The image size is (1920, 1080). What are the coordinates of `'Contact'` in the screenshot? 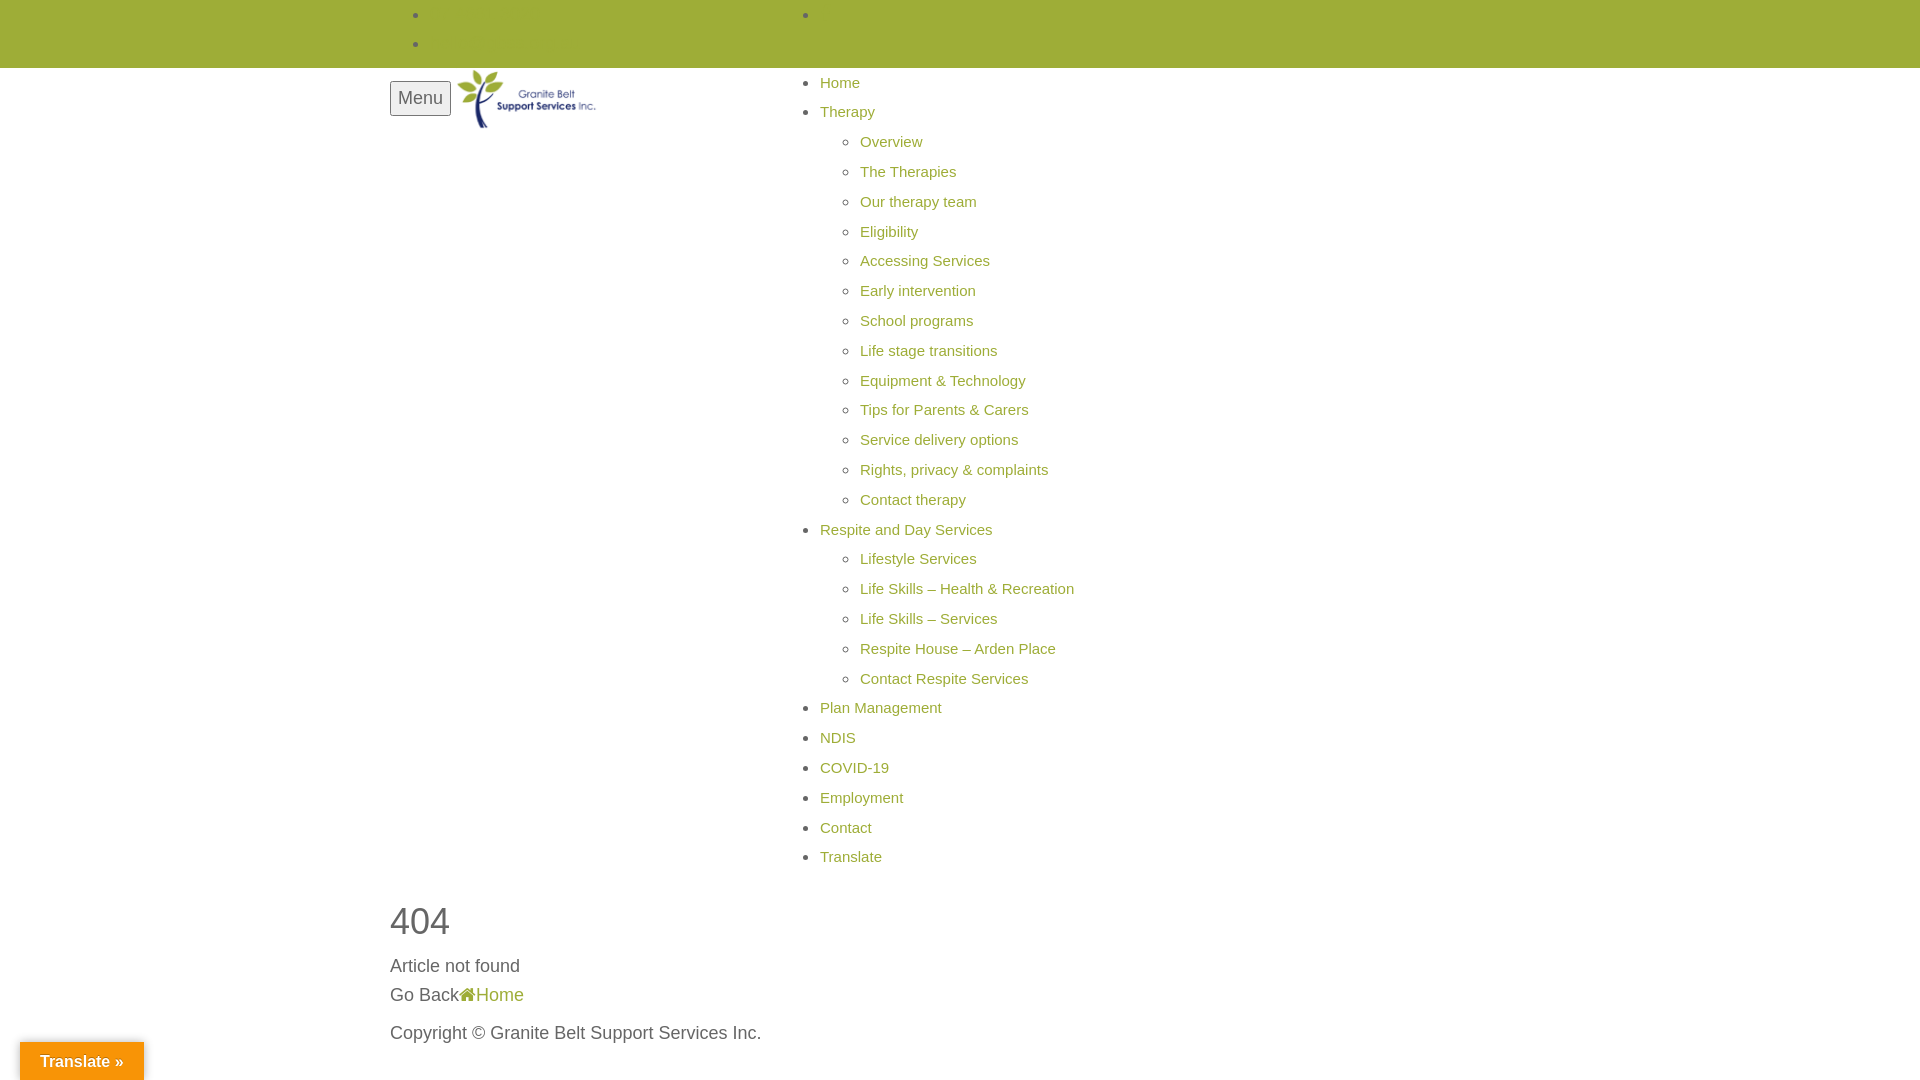 It's located at (845, 827).